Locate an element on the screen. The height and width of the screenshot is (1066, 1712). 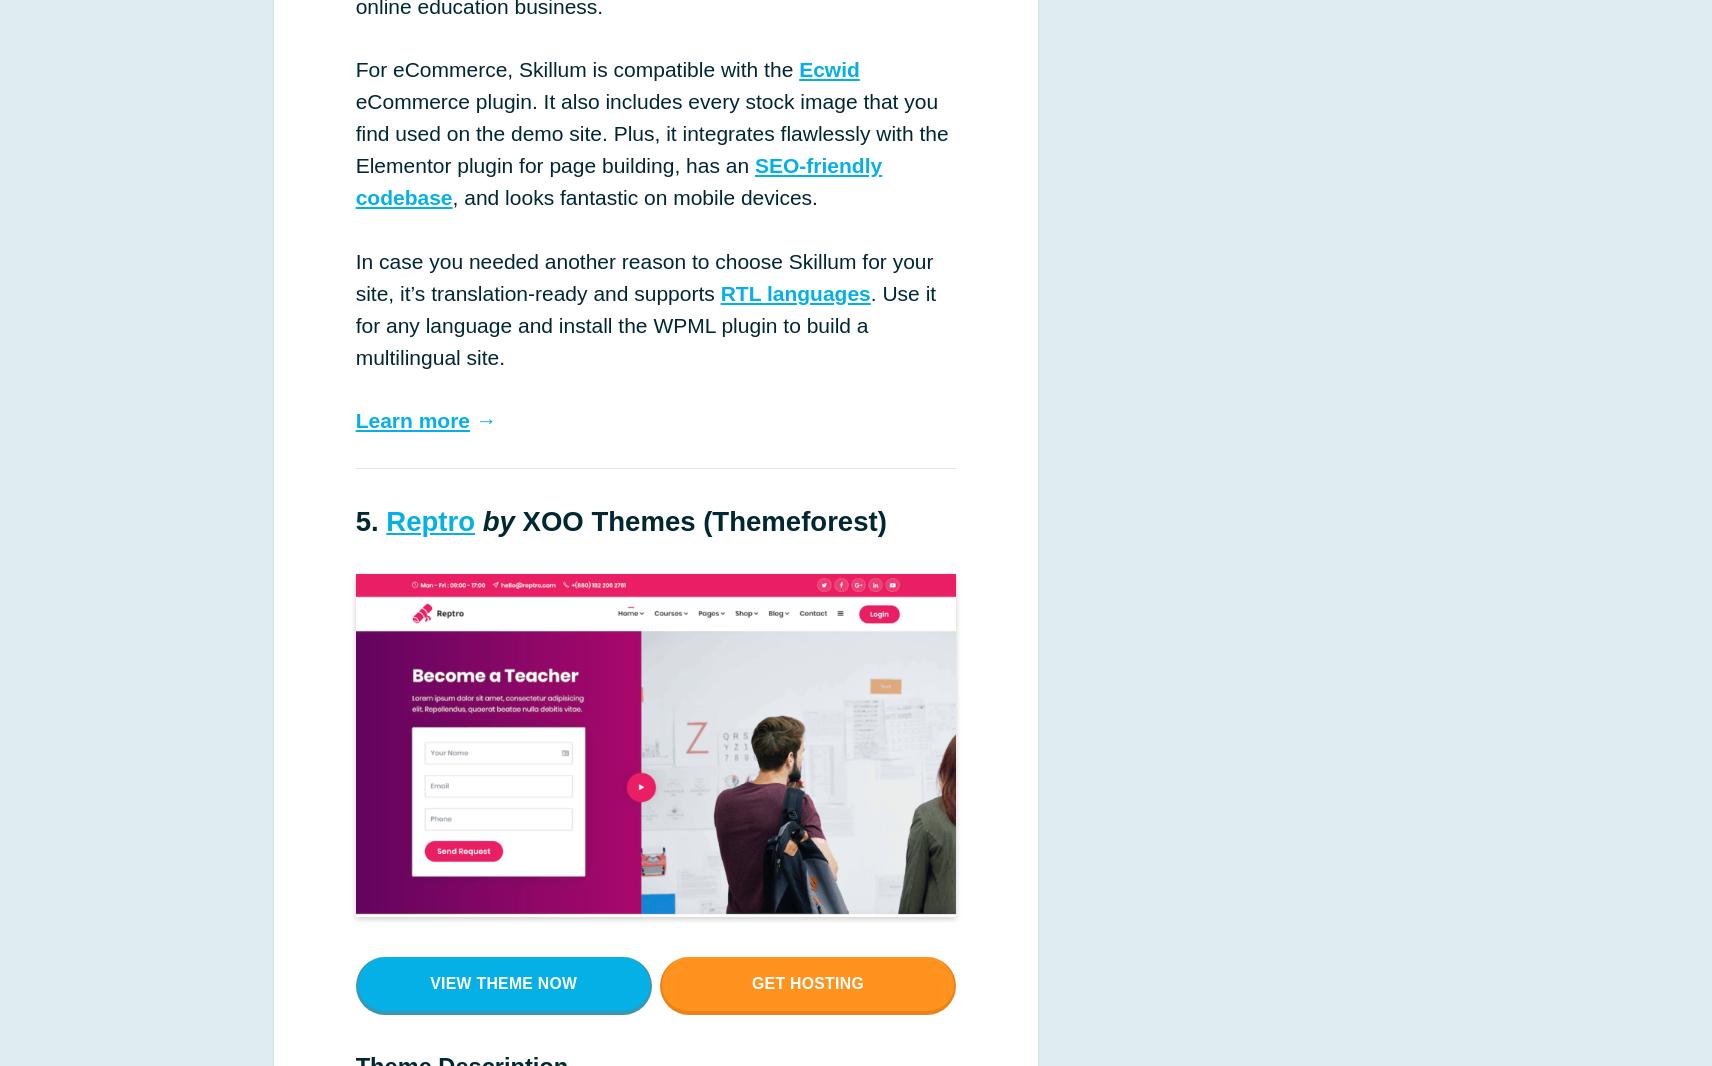
'RTL languages' is located at coordinates (795, 292).